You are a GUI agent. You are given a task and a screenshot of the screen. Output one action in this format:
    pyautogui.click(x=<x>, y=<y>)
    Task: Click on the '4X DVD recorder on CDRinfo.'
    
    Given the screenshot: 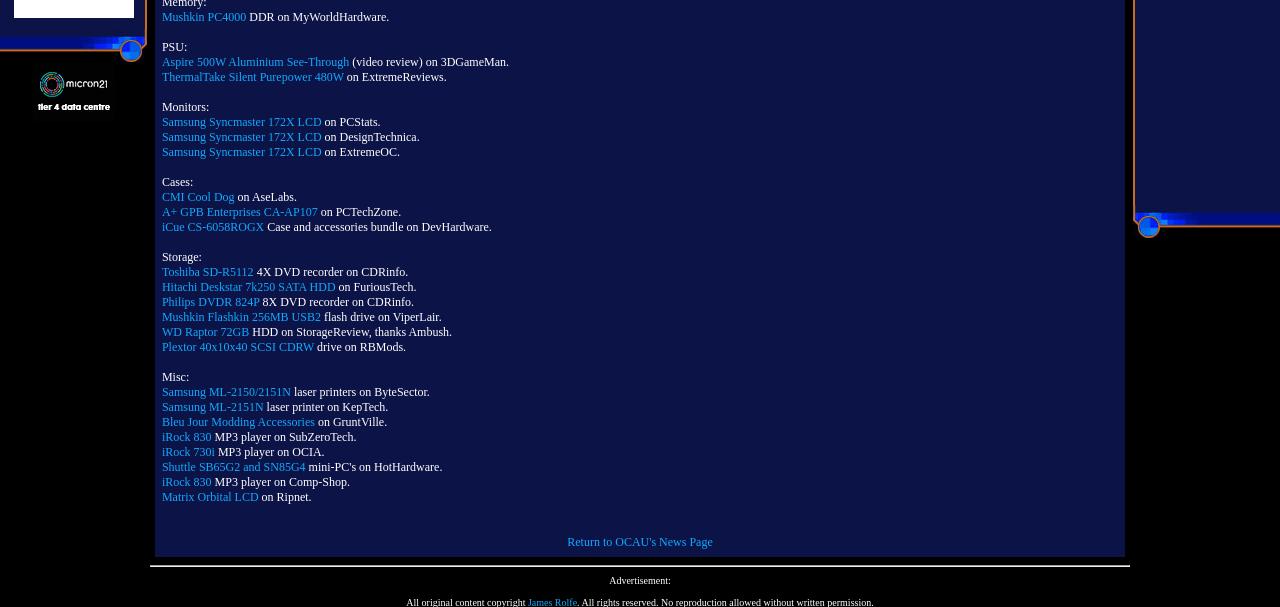 What is the action you would take?
    pyautogui.click(x=330, y=271)
    